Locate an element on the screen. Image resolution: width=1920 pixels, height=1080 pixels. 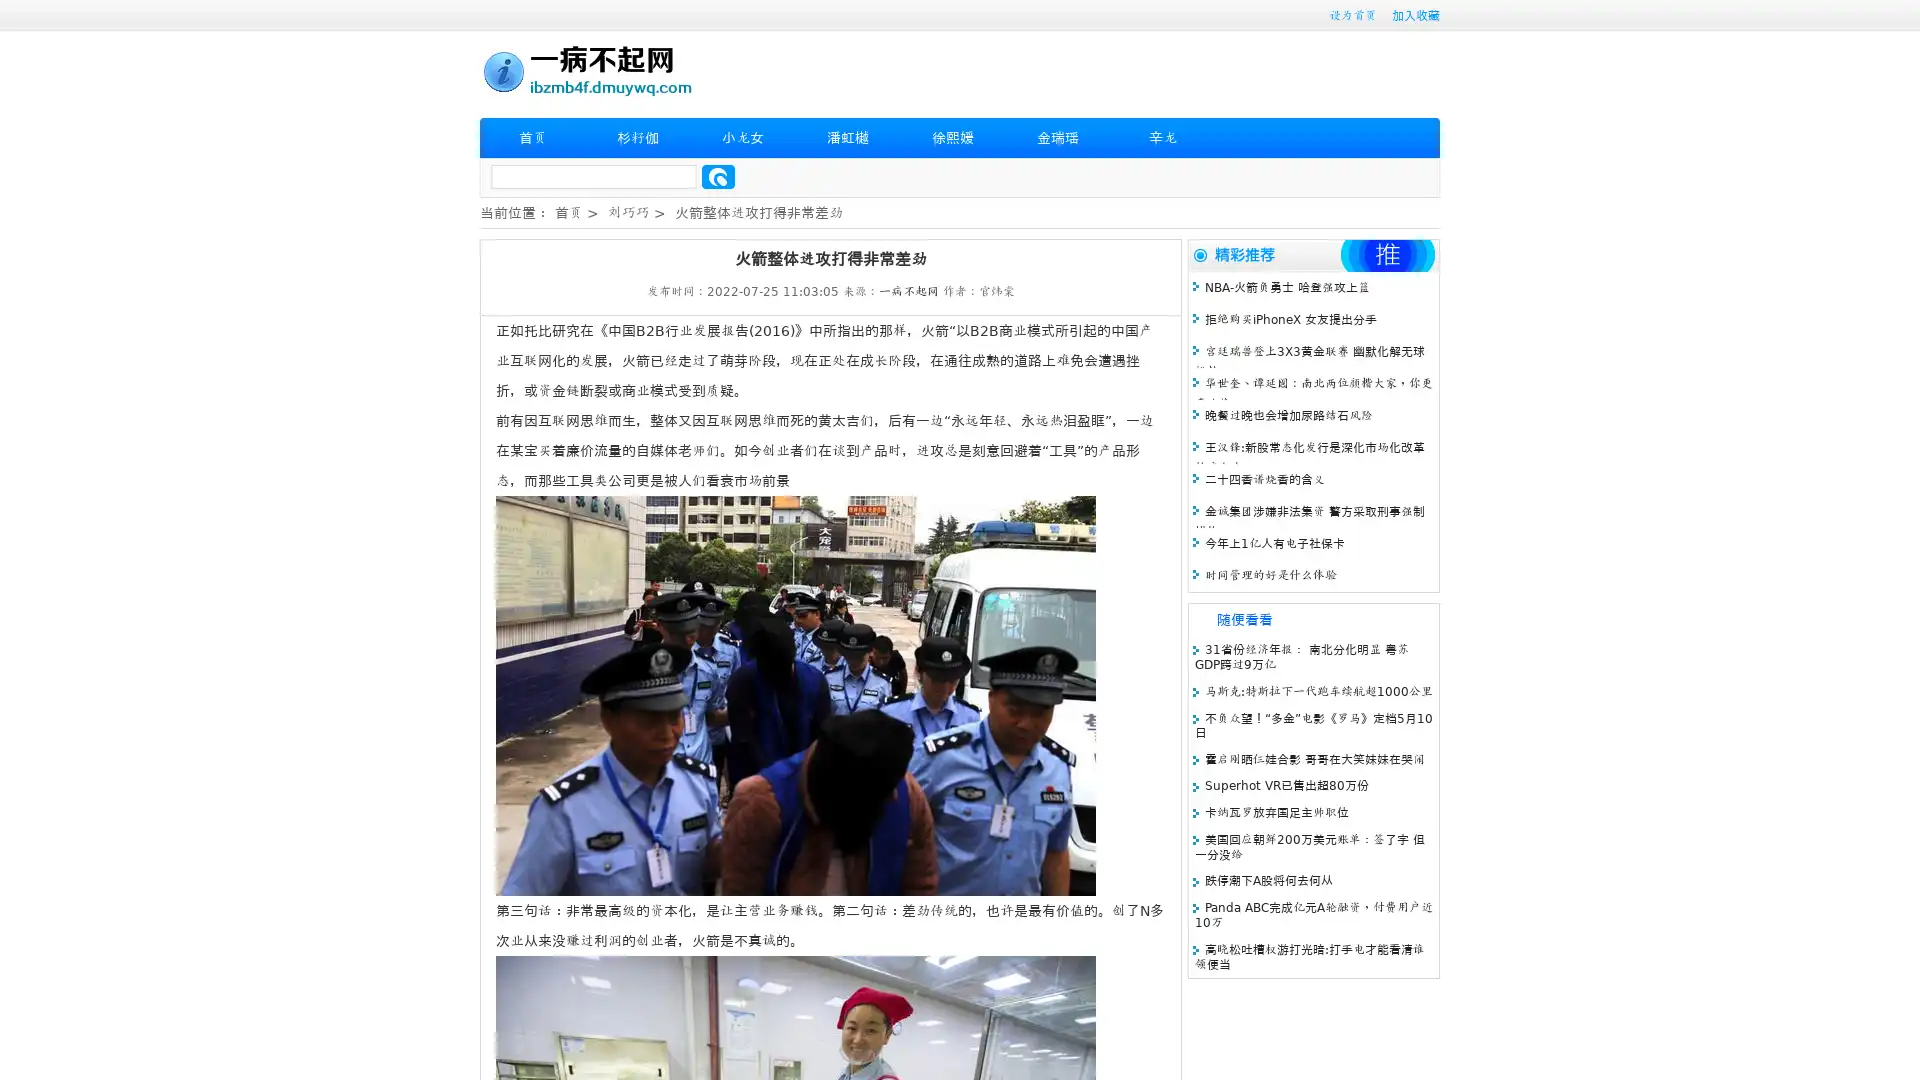
Search is located at coordinates (718, 176).